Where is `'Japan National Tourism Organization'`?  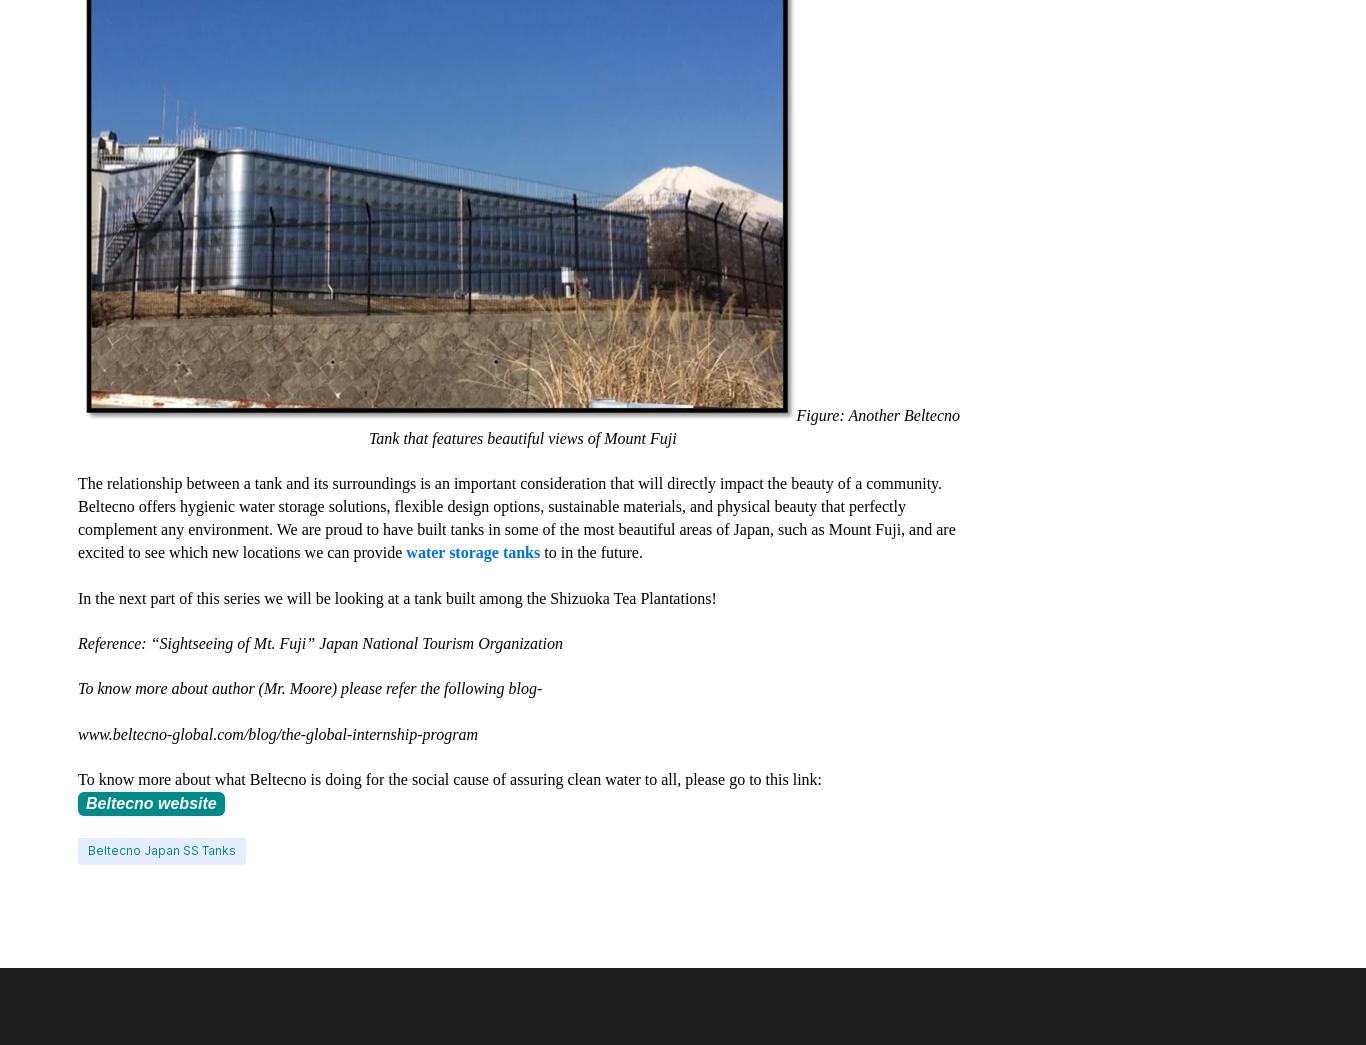 'Japan National Tourism Organization' is located at coordinates (439, 643).